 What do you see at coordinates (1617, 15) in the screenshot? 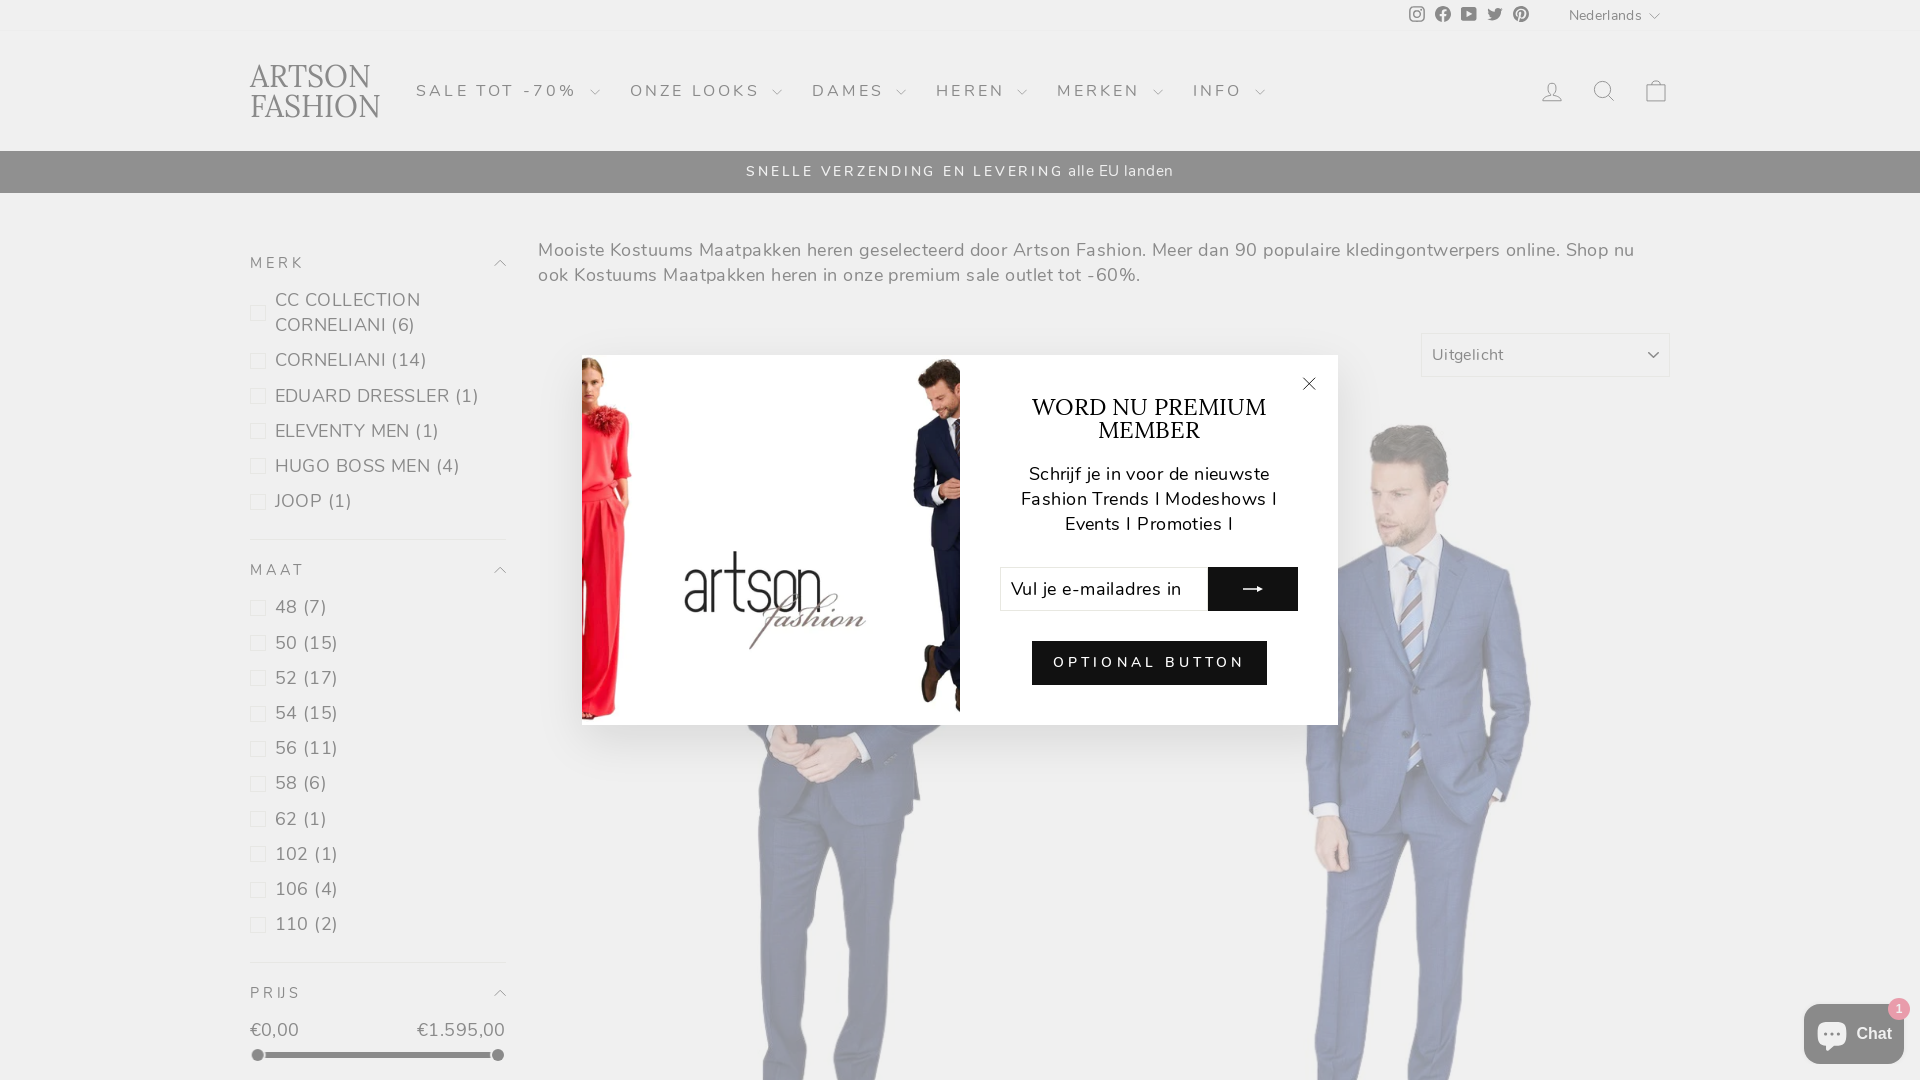
I see `'Nederlands'` at bounding box center [1617, 15].